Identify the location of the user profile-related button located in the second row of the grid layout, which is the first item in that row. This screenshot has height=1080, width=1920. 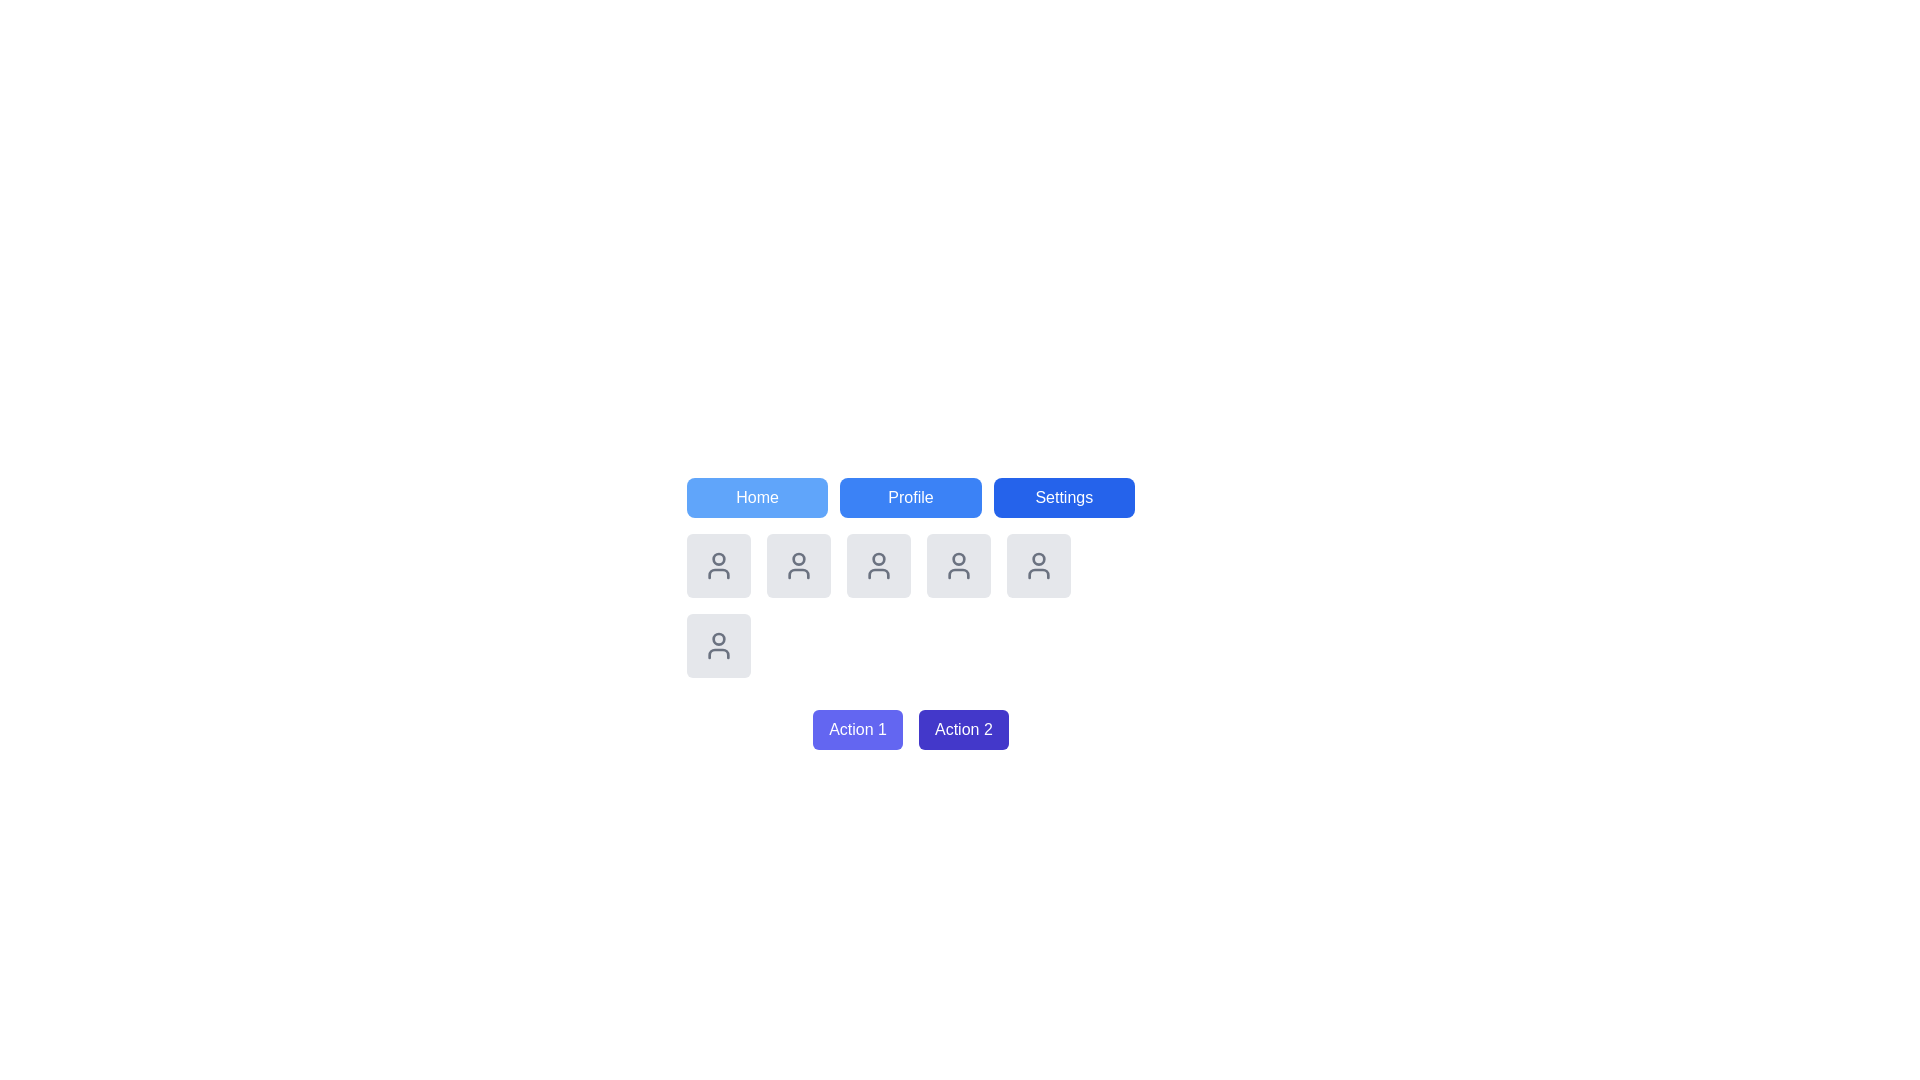
(719, 645).